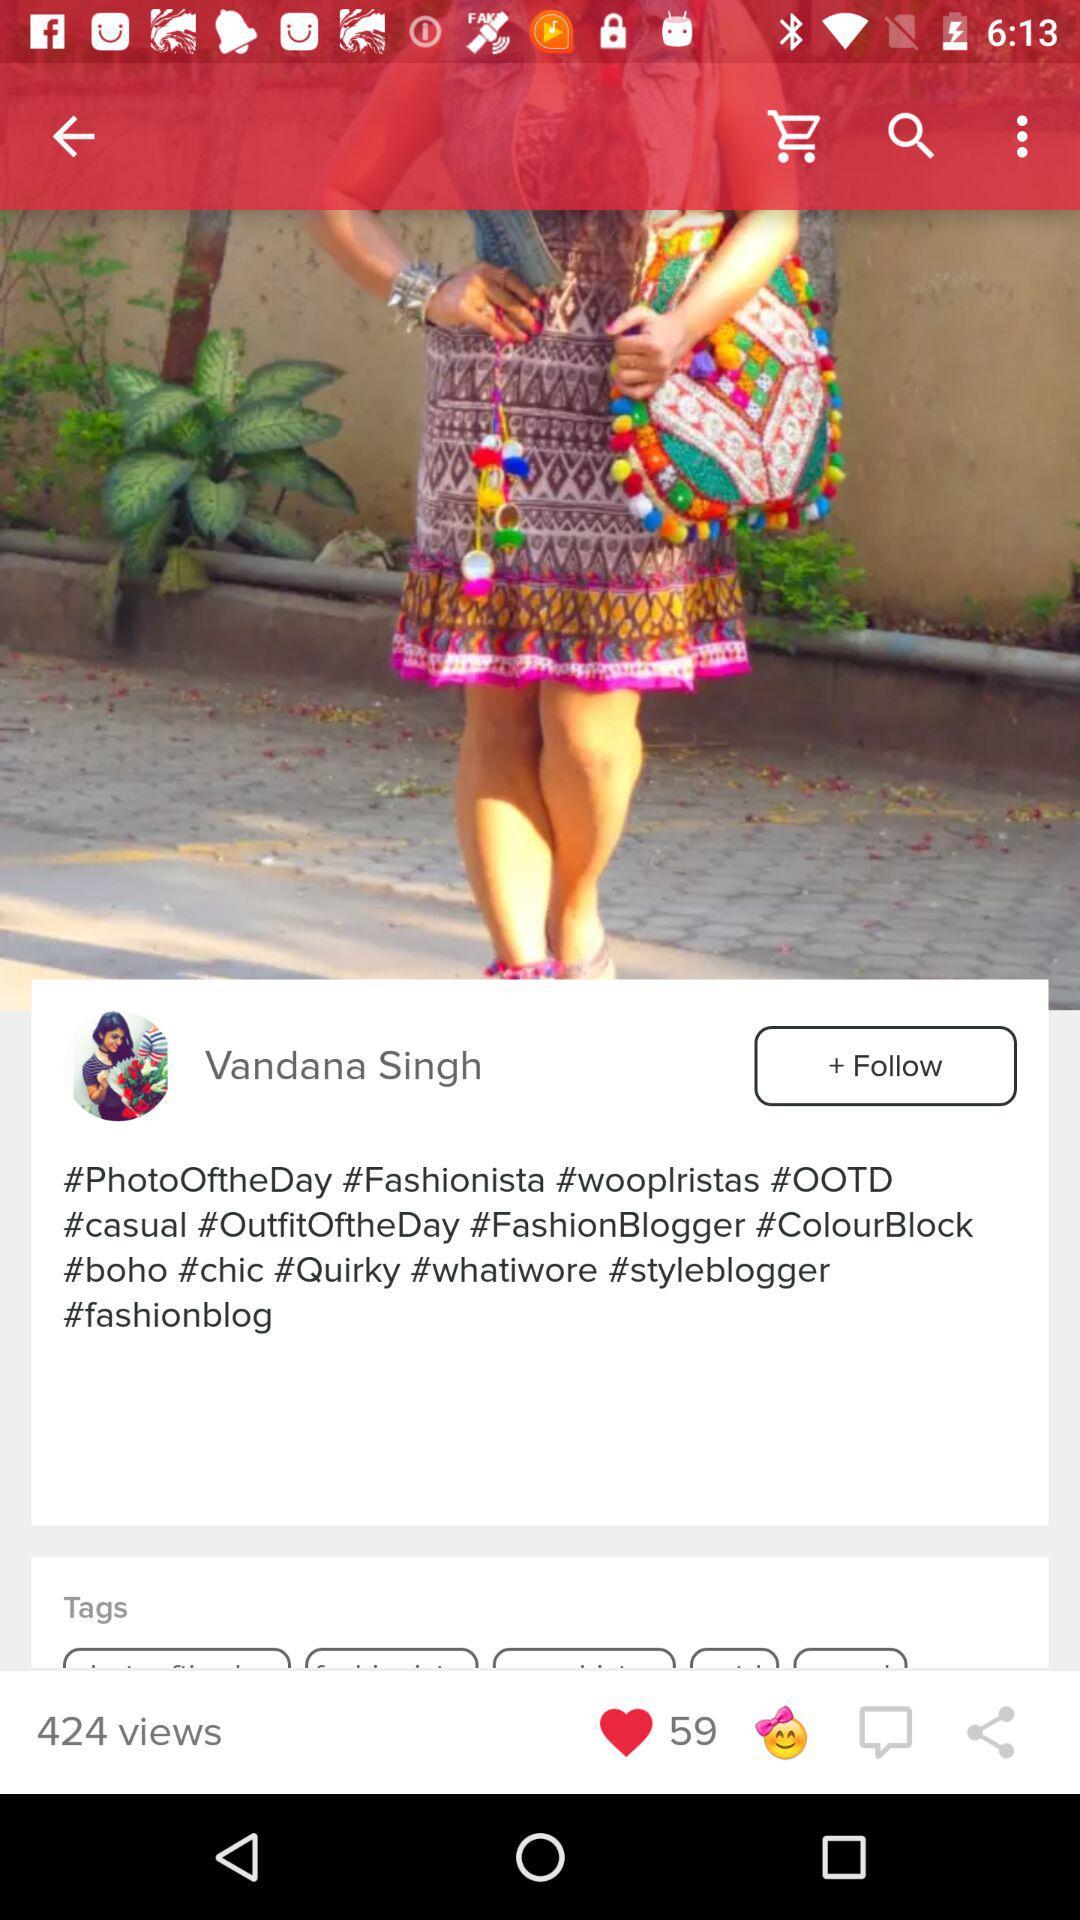 Image resolution: width=1080 pixels, height=1920 pixels. Describe the element at coordinates (884, 1731) in the screenshot. I see `the chat icon` at that location.